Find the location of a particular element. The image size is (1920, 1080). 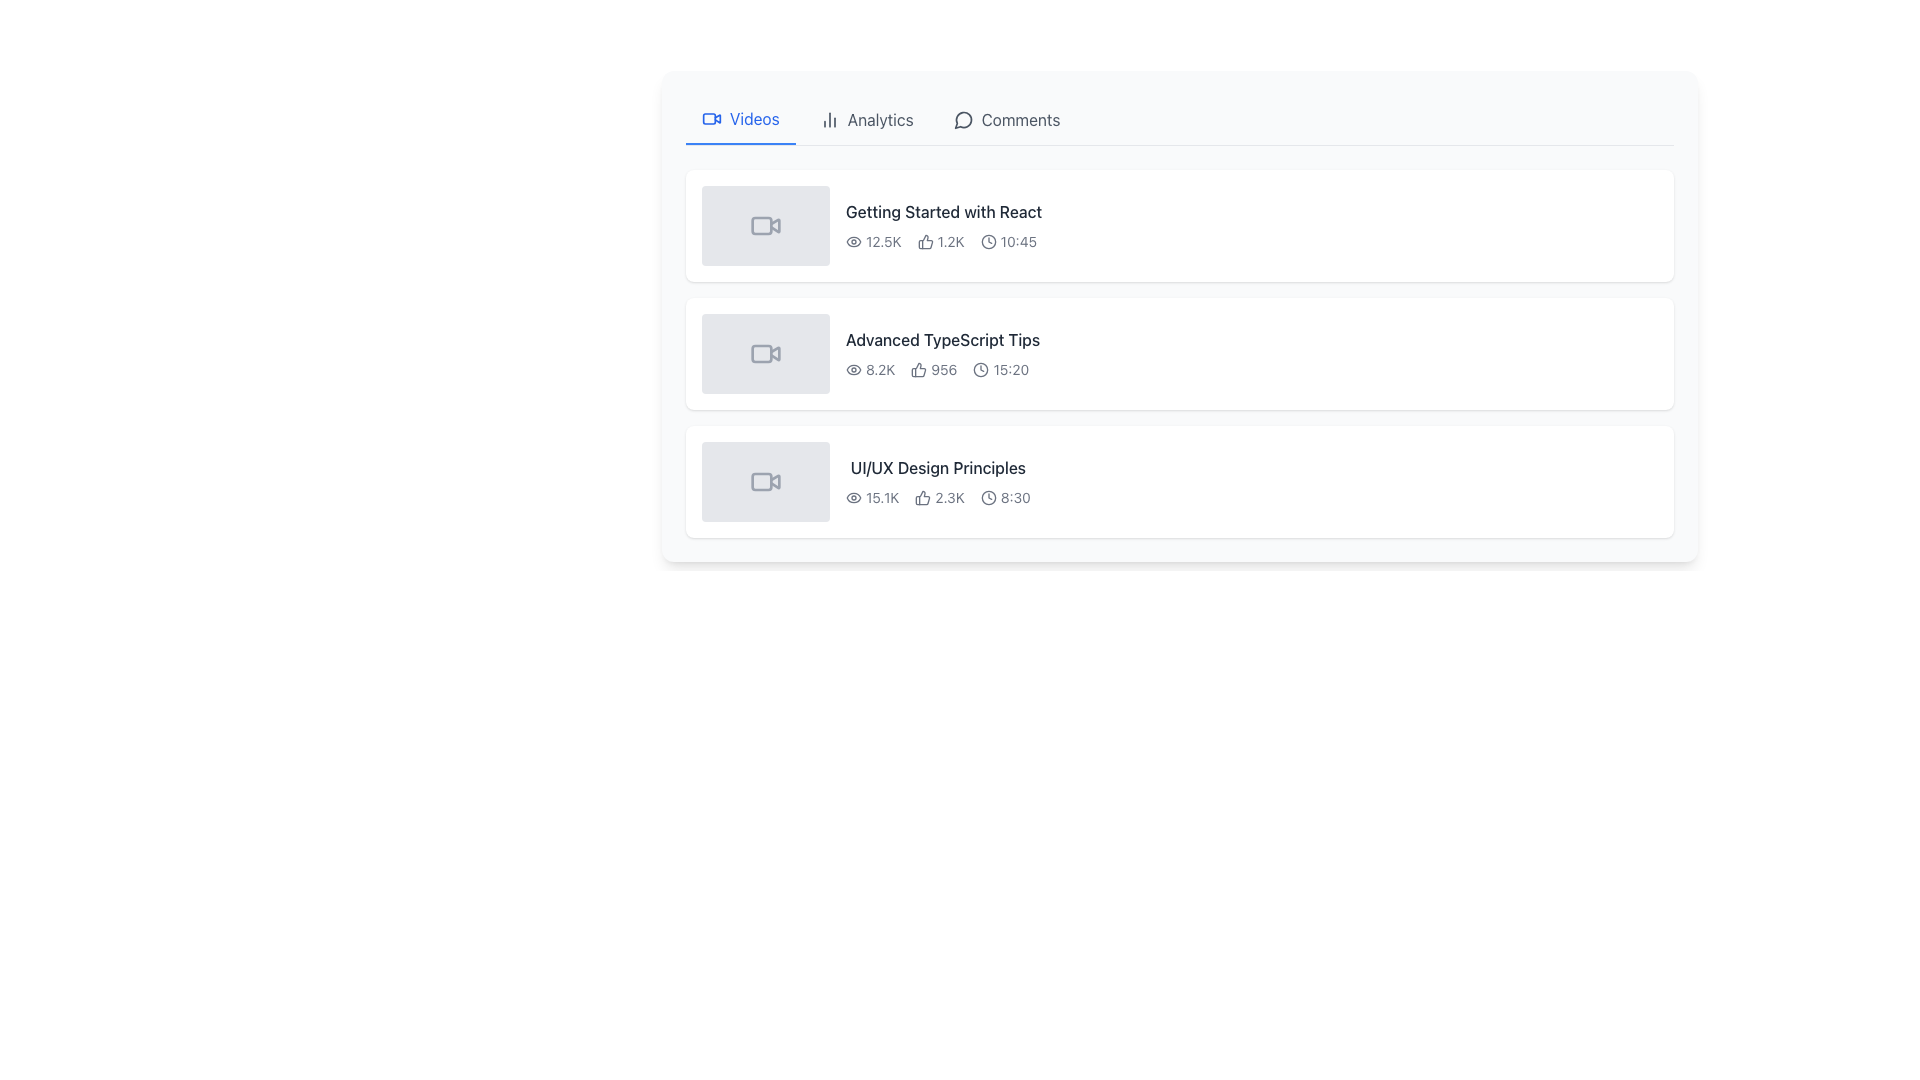

the 'UI/UX Design Principles' text and icon combination display panel, which features bold dark text and accompanying icons for views, likes, and duration, located at the bottom of the video entries in the 'Videos' tab is located at coordinates (937, 482).